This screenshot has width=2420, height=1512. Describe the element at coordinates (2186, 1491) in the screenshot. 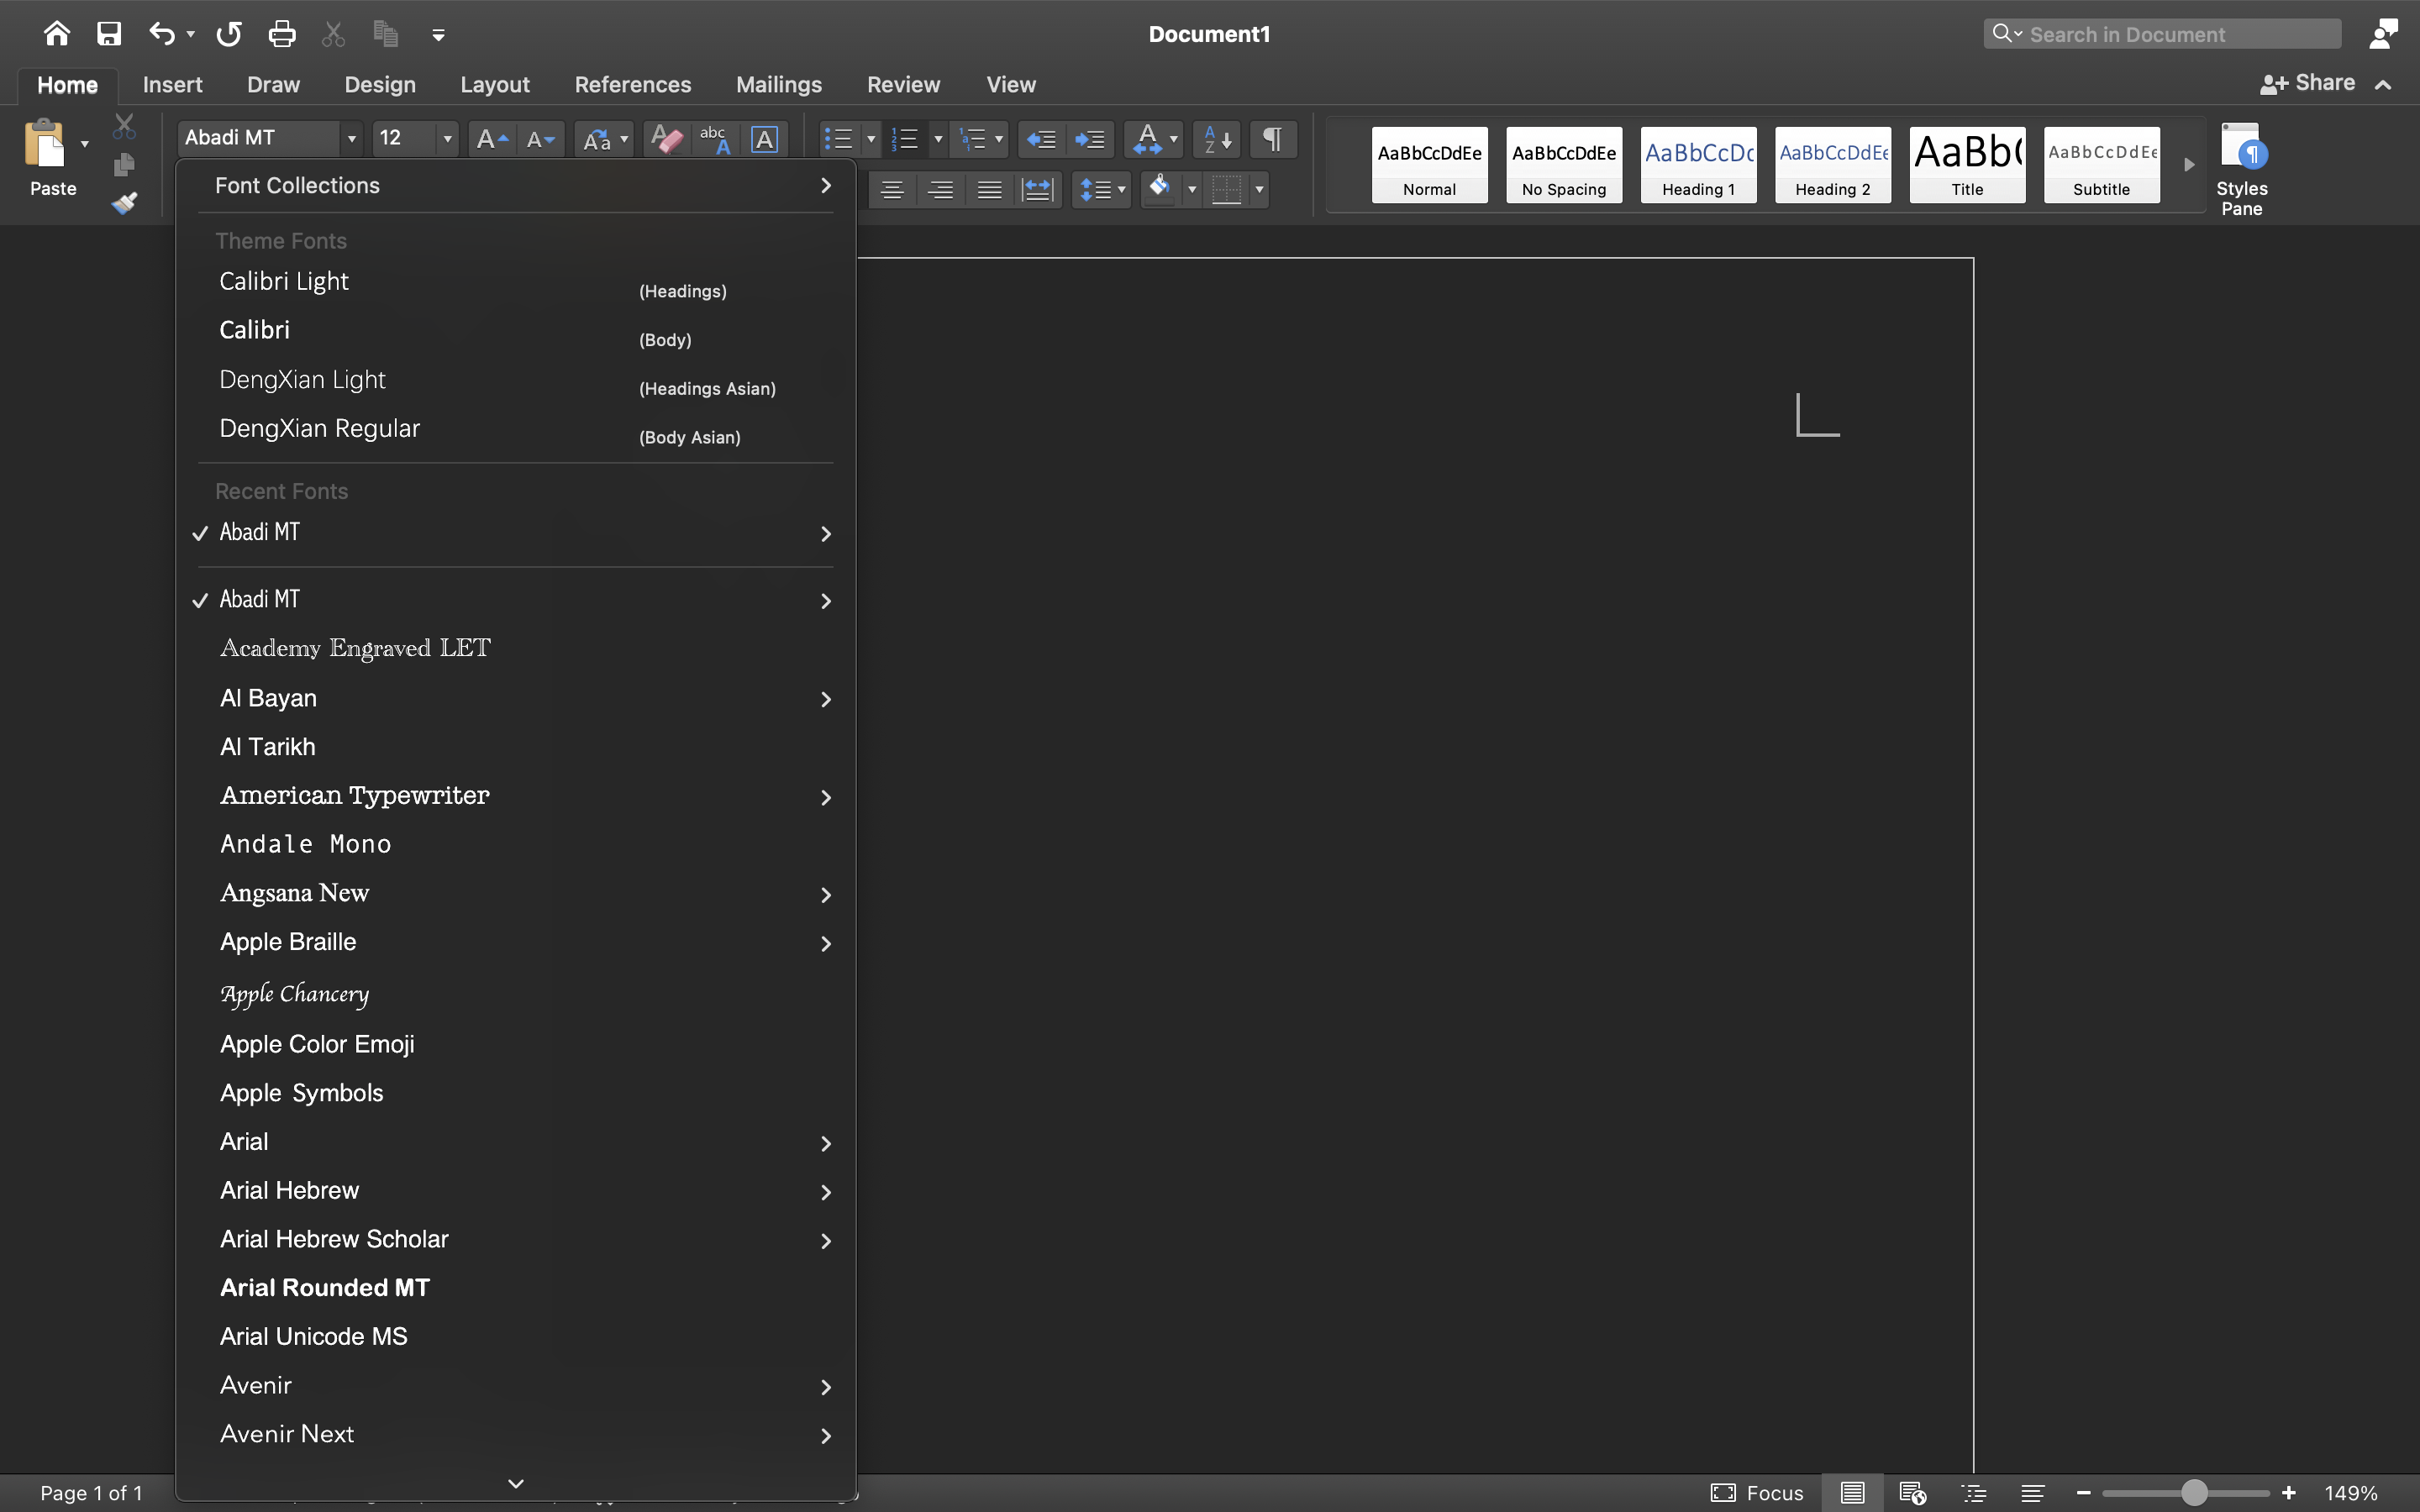

I see `'1123.0'` at that location.